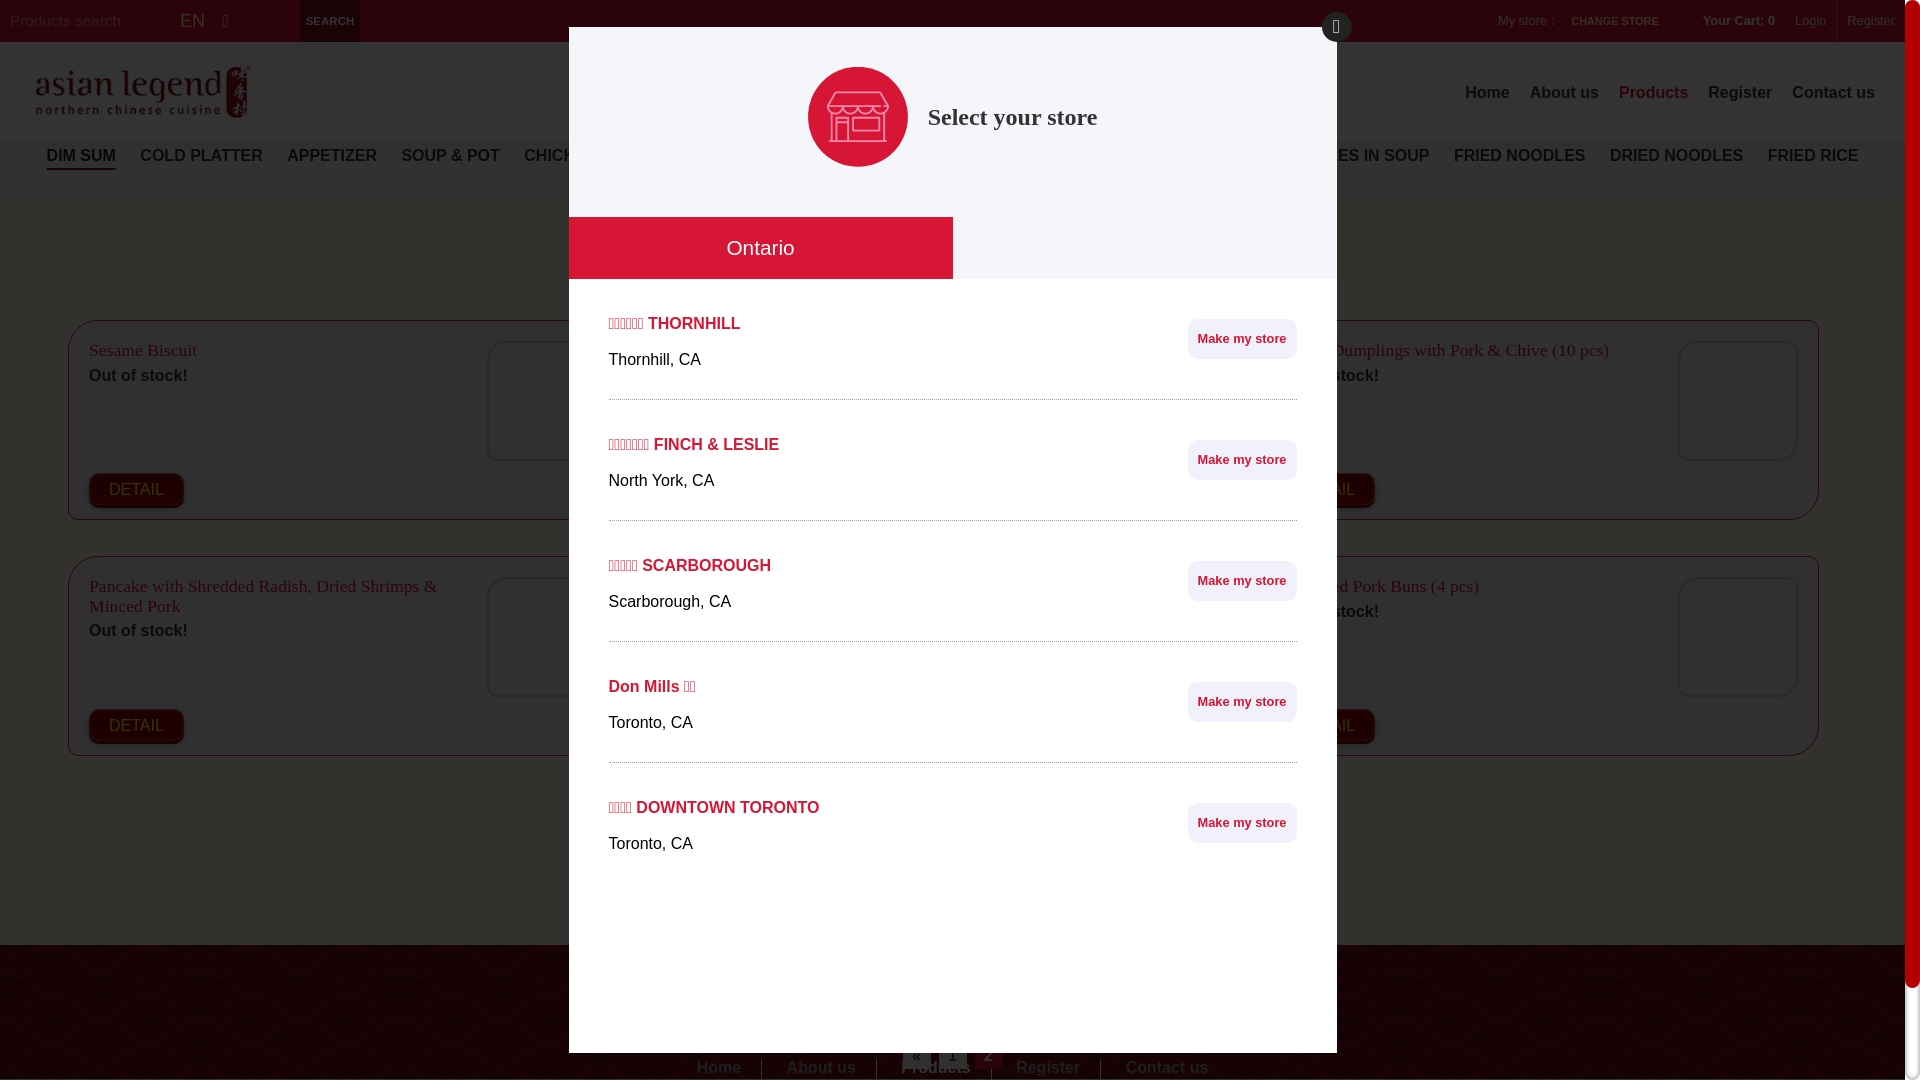 This screenshot has width=1920, height=1080. I want to click on 'Search', so click(330, 20).